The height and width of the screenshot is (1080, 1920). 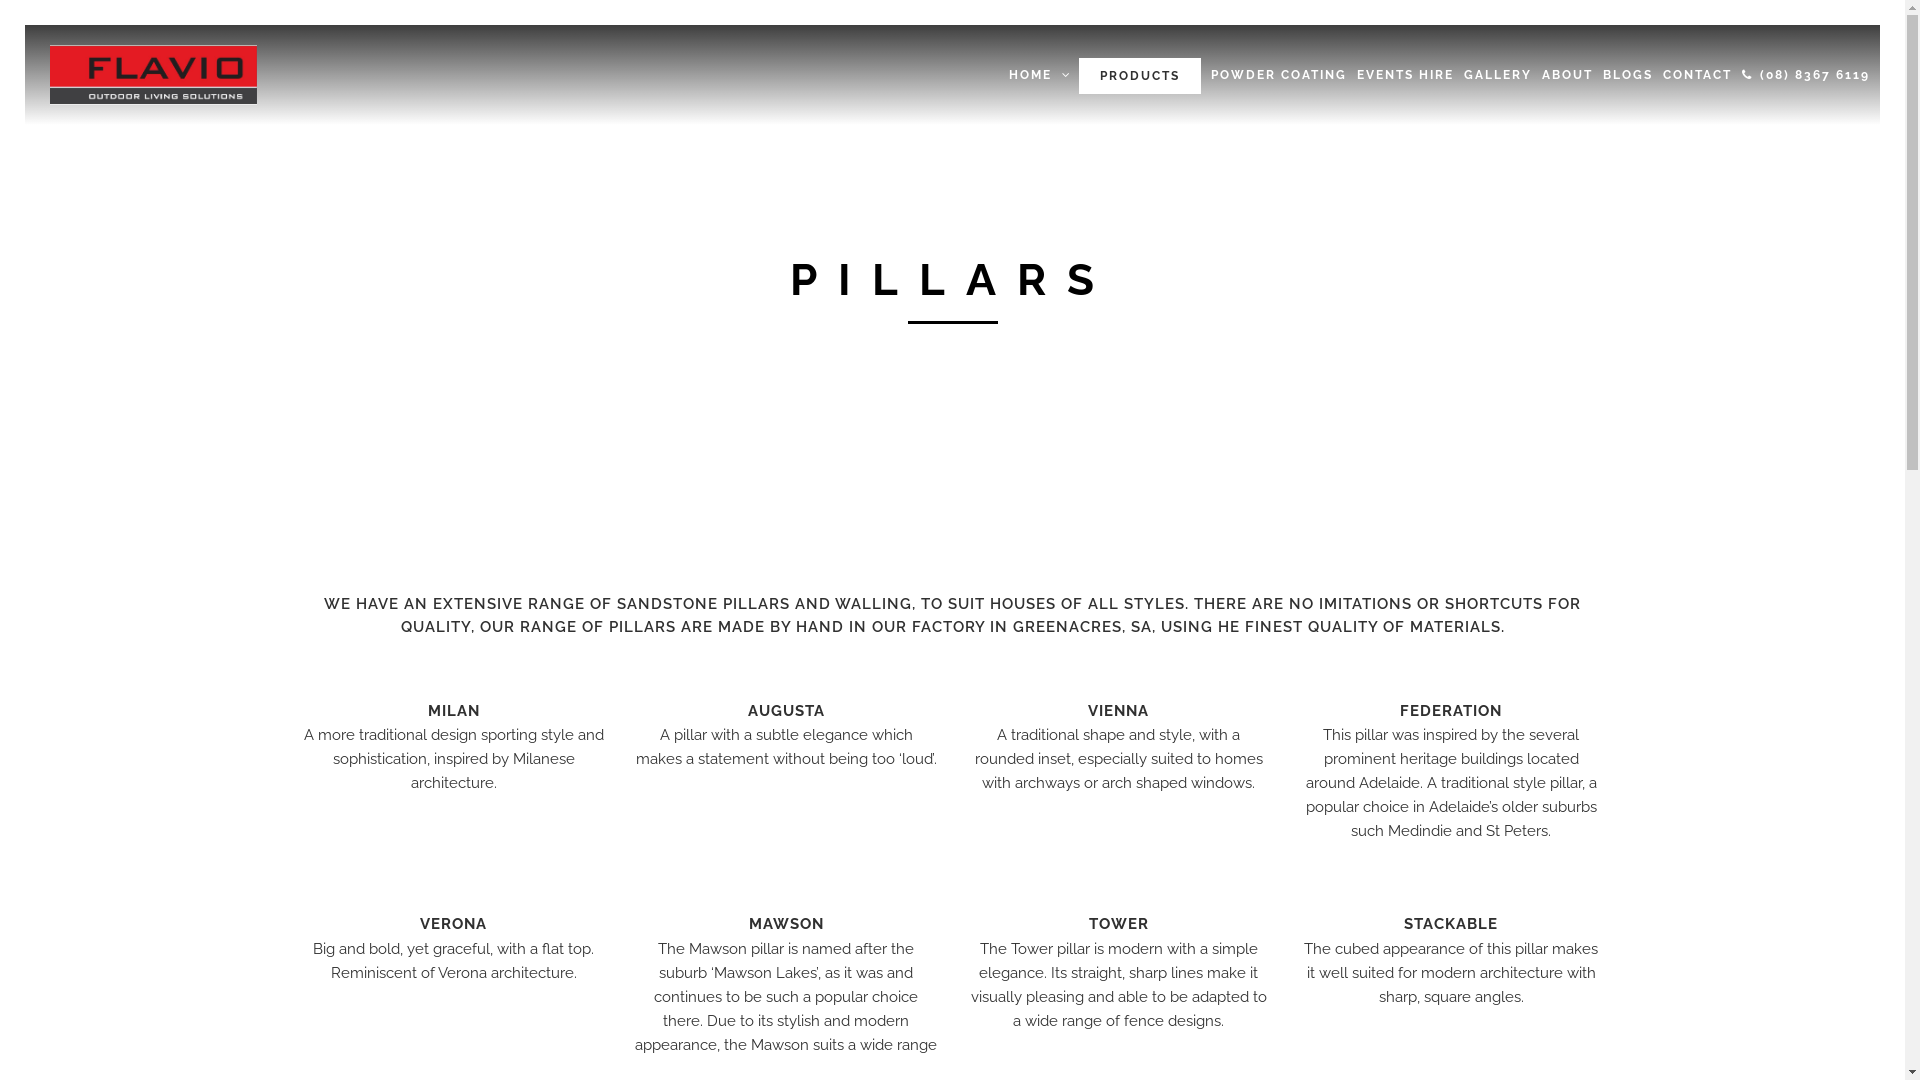 What do you see at coordinates (1003, 73) in the screenshot?
I see `'HOME'` at bounding box center [1003, 73].